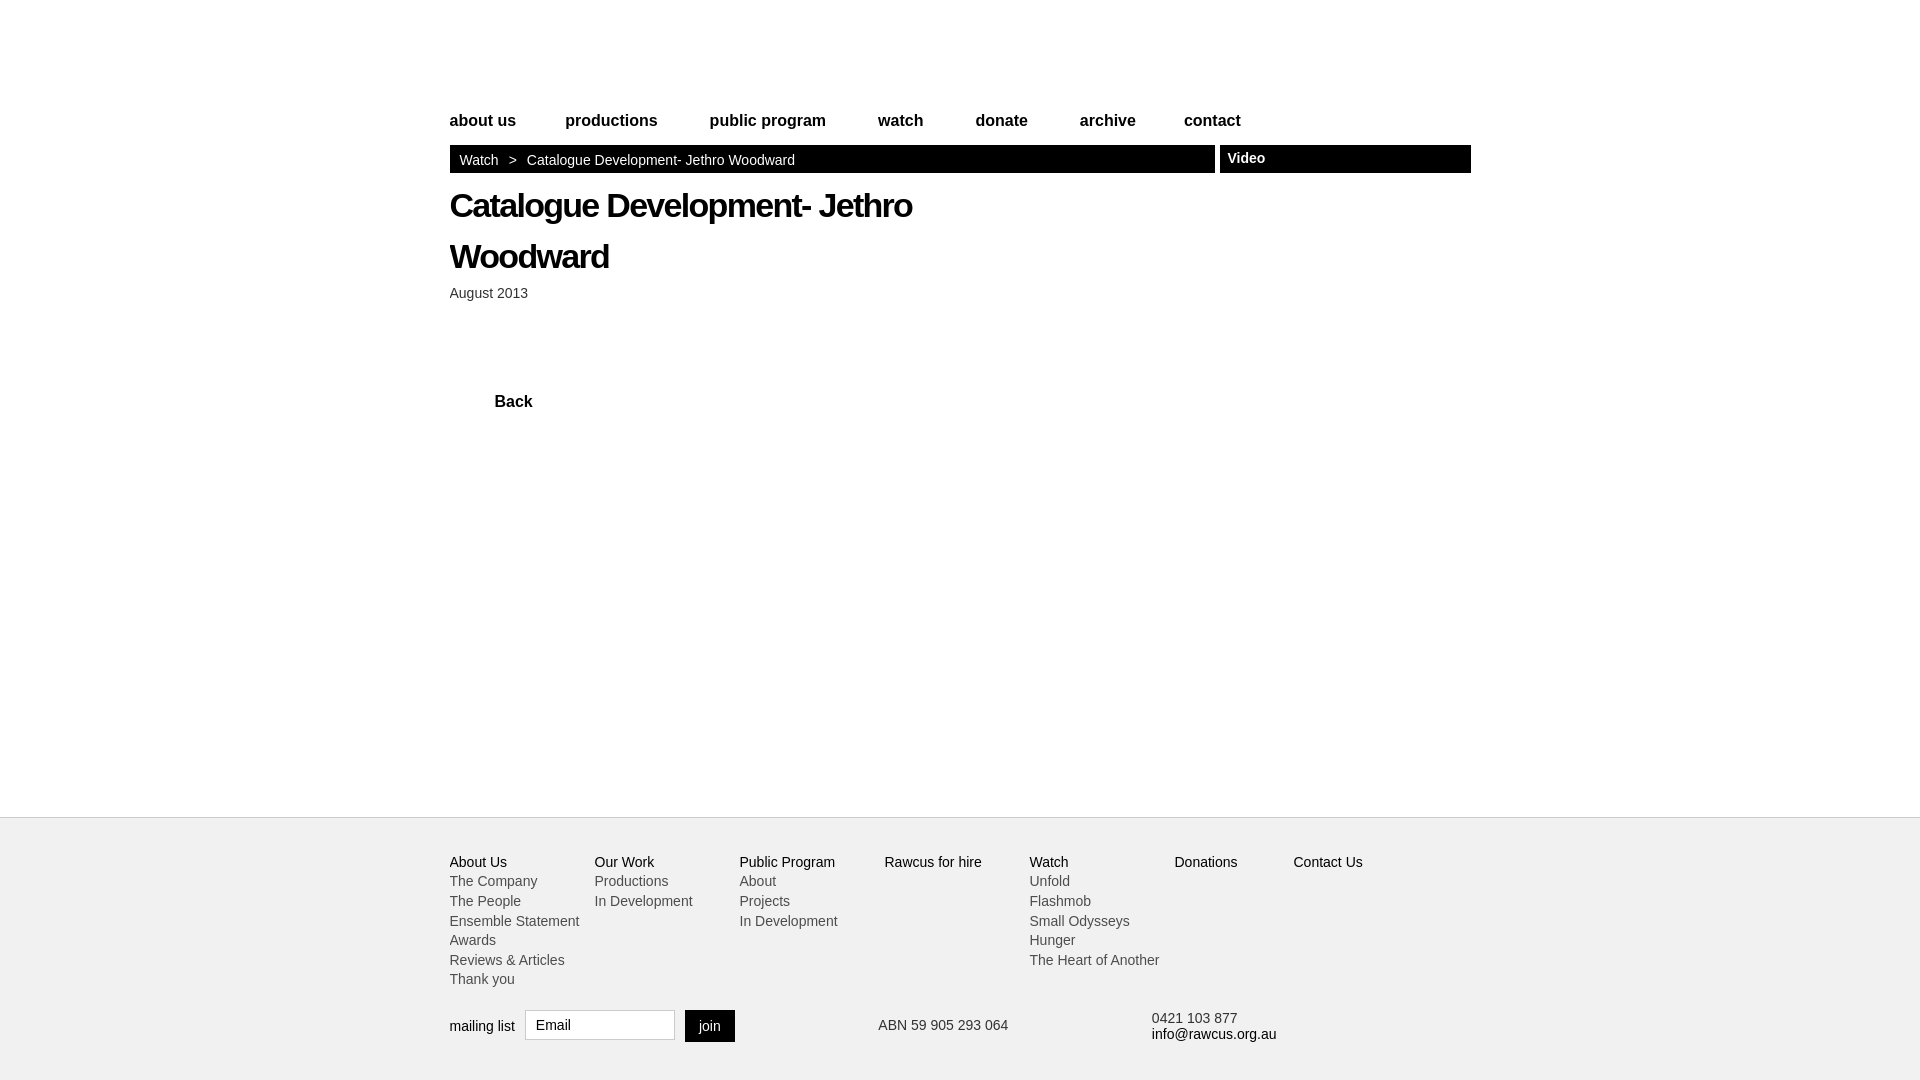 This screenshot has height=1080, width=1920. Describe the element at coordinates (1174, 860) in the screenshot. I see `'Donations'` at that location.